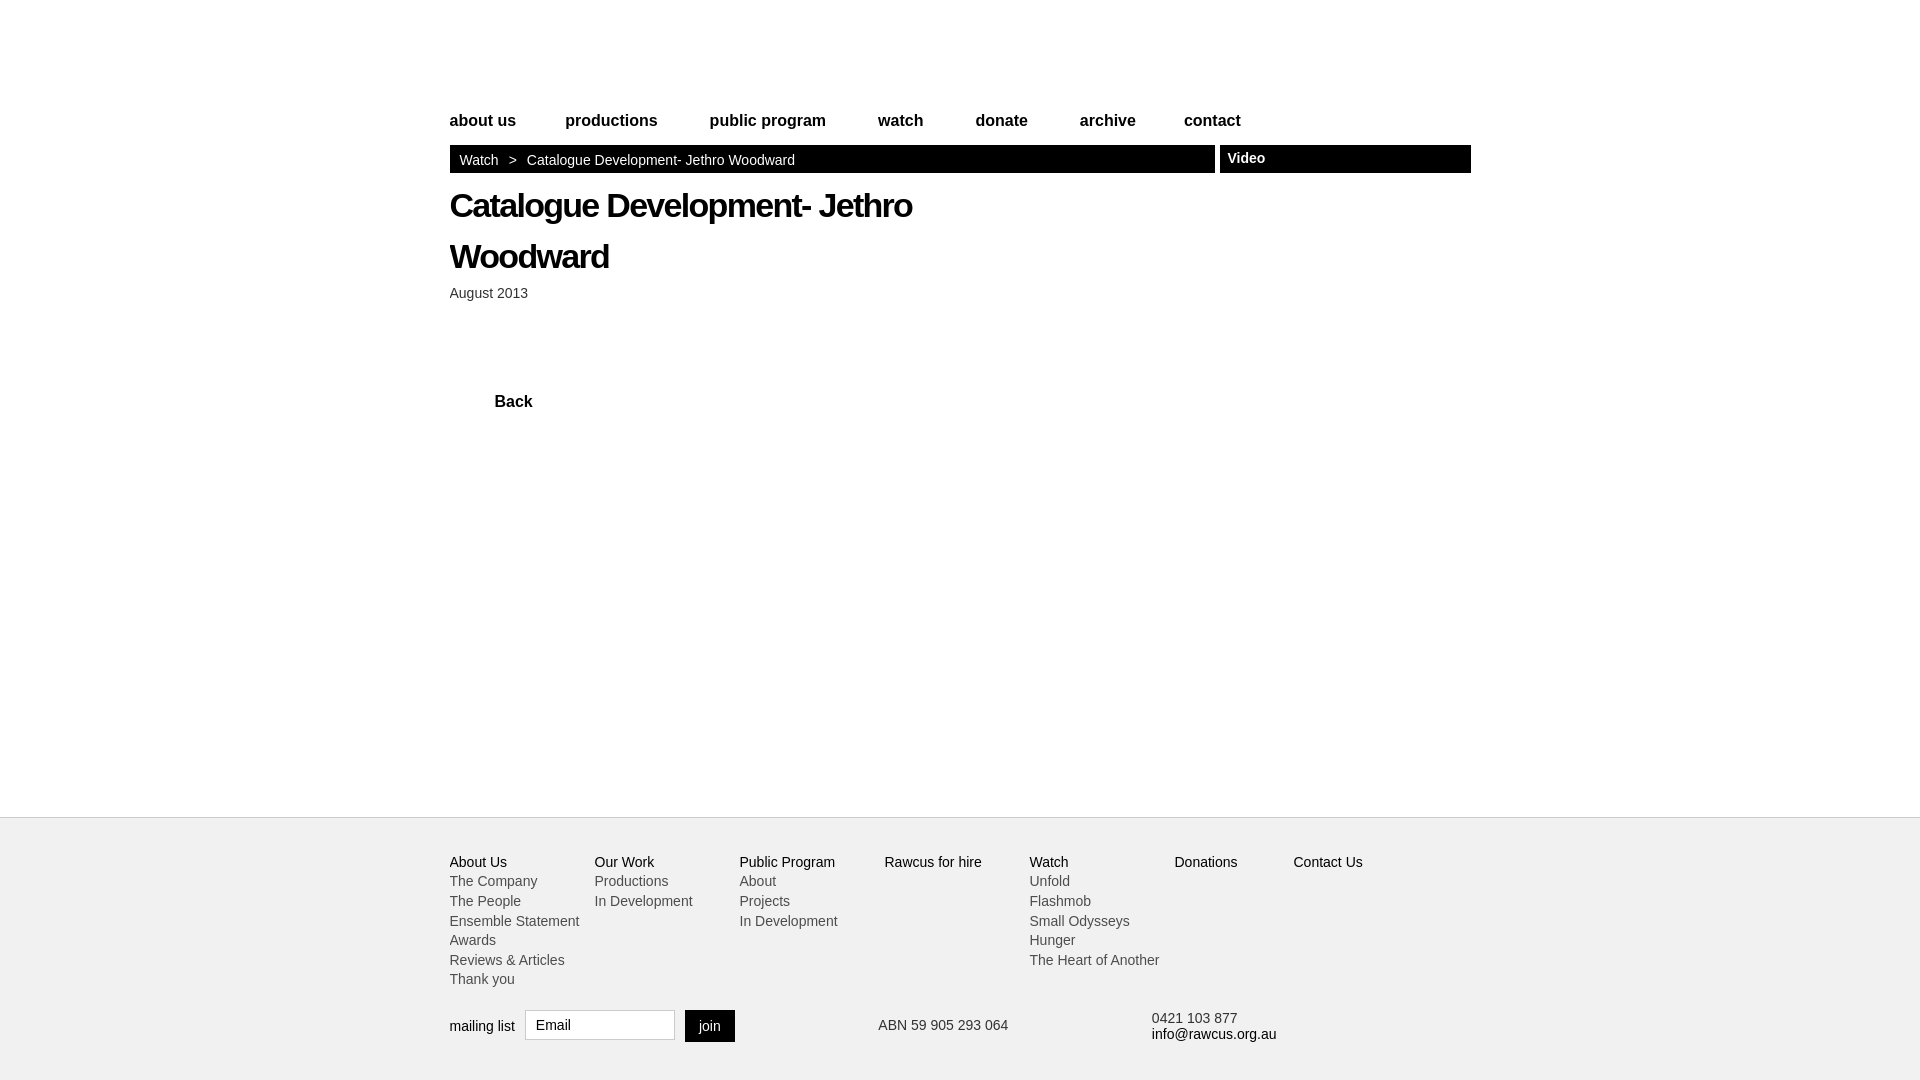 This screenshot has height=1080, width=1920. Describe the element at coordinates (1174, 860) in the screenshot. I see `'Donations'` at that location.